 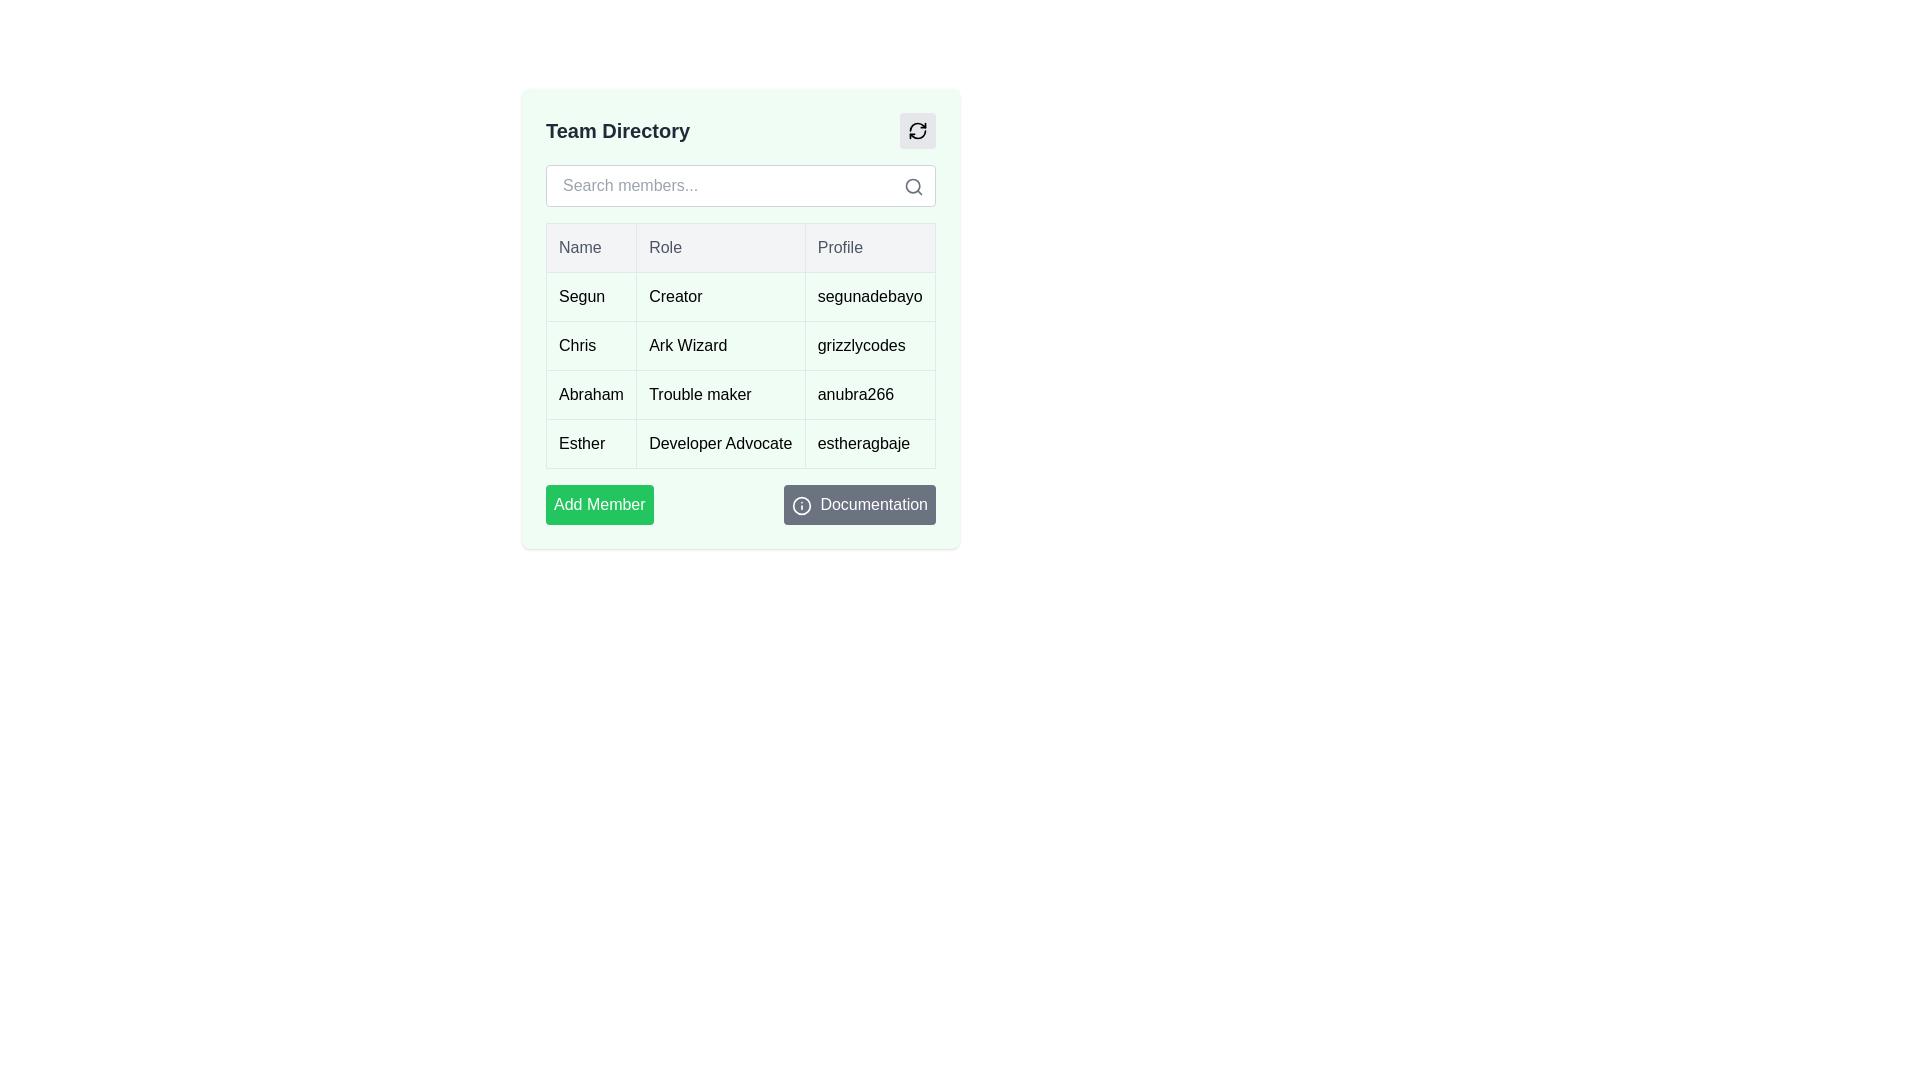 I want to click on the rectangular button labeled 'Documentation' with a gray background and white text to observe any hover effects, so click(x=860, y=504).